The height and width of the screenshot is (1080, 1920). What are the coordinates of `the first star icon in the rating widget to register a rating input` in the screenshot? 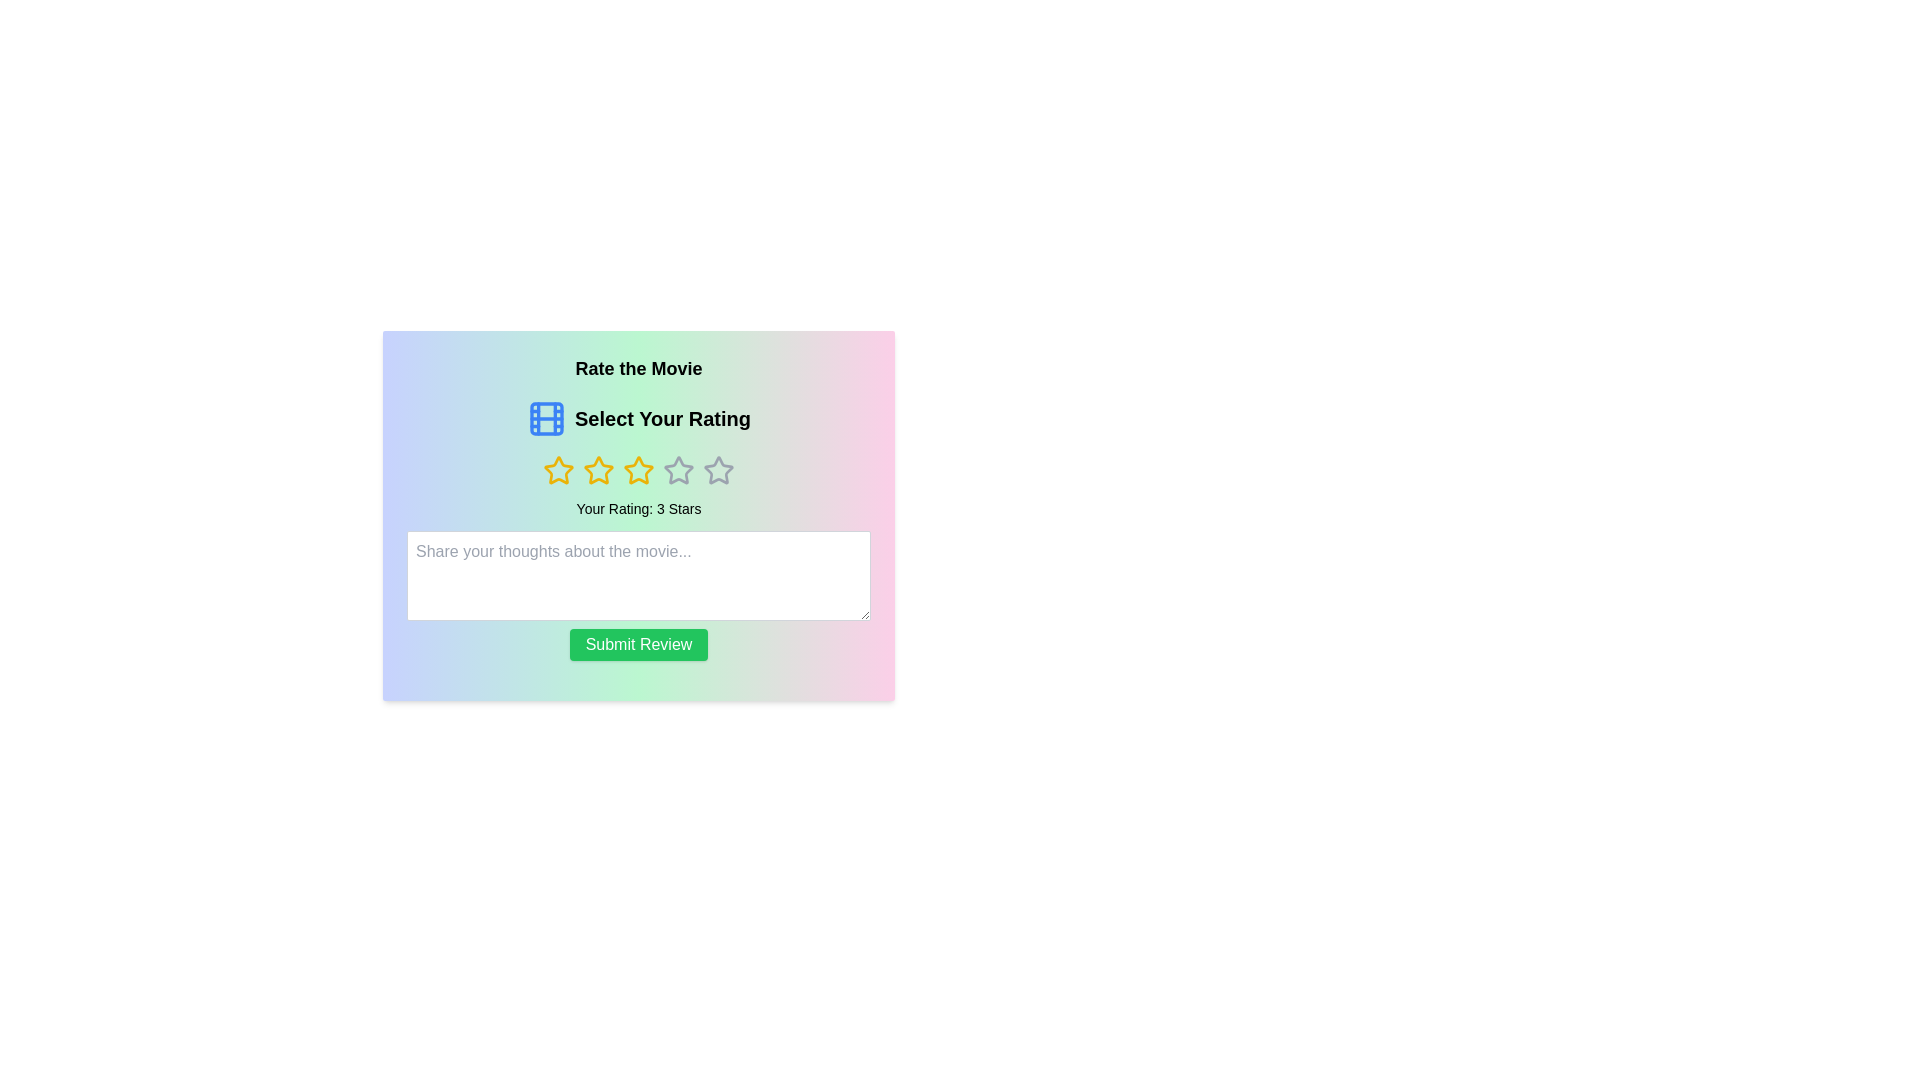 It's located at (558, 470).